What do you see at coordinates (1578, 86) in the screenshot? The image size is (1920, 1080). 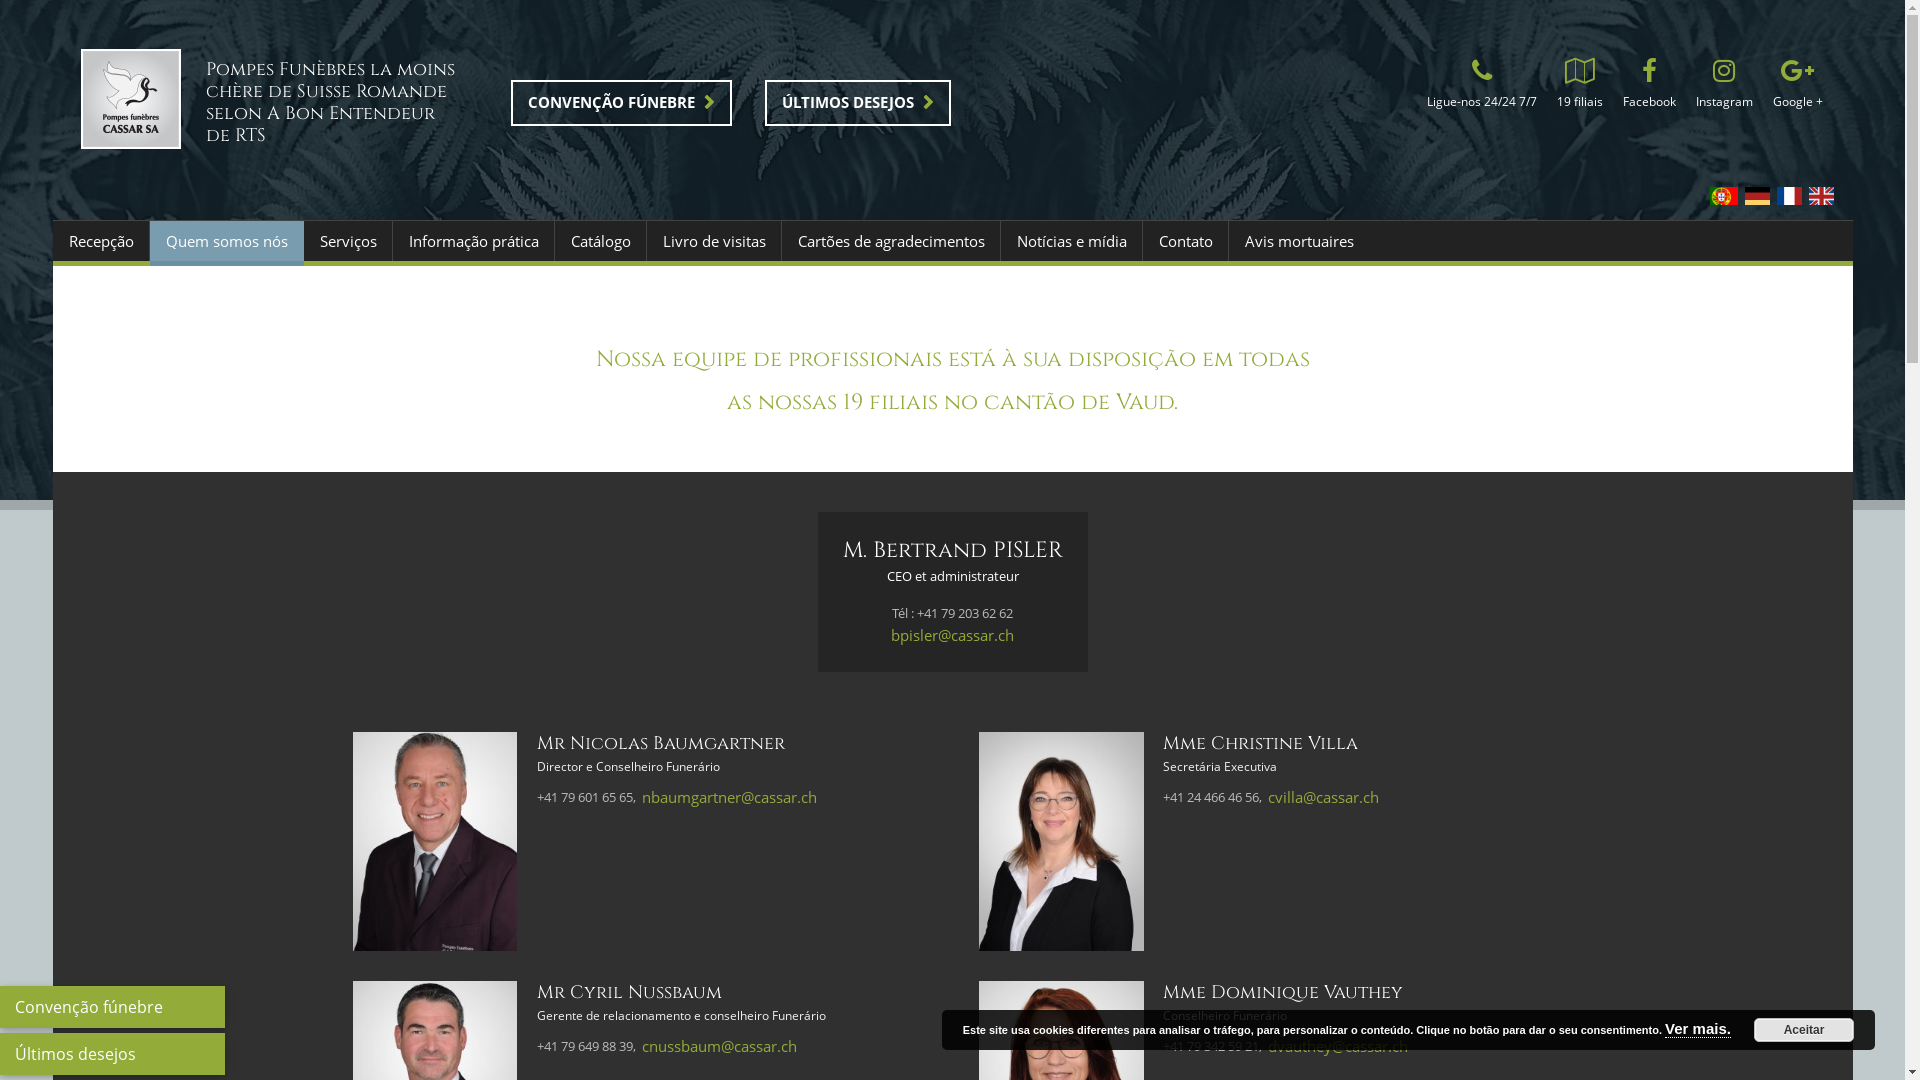 I see `'19 filiais'` at bounding box center [1578, 86].